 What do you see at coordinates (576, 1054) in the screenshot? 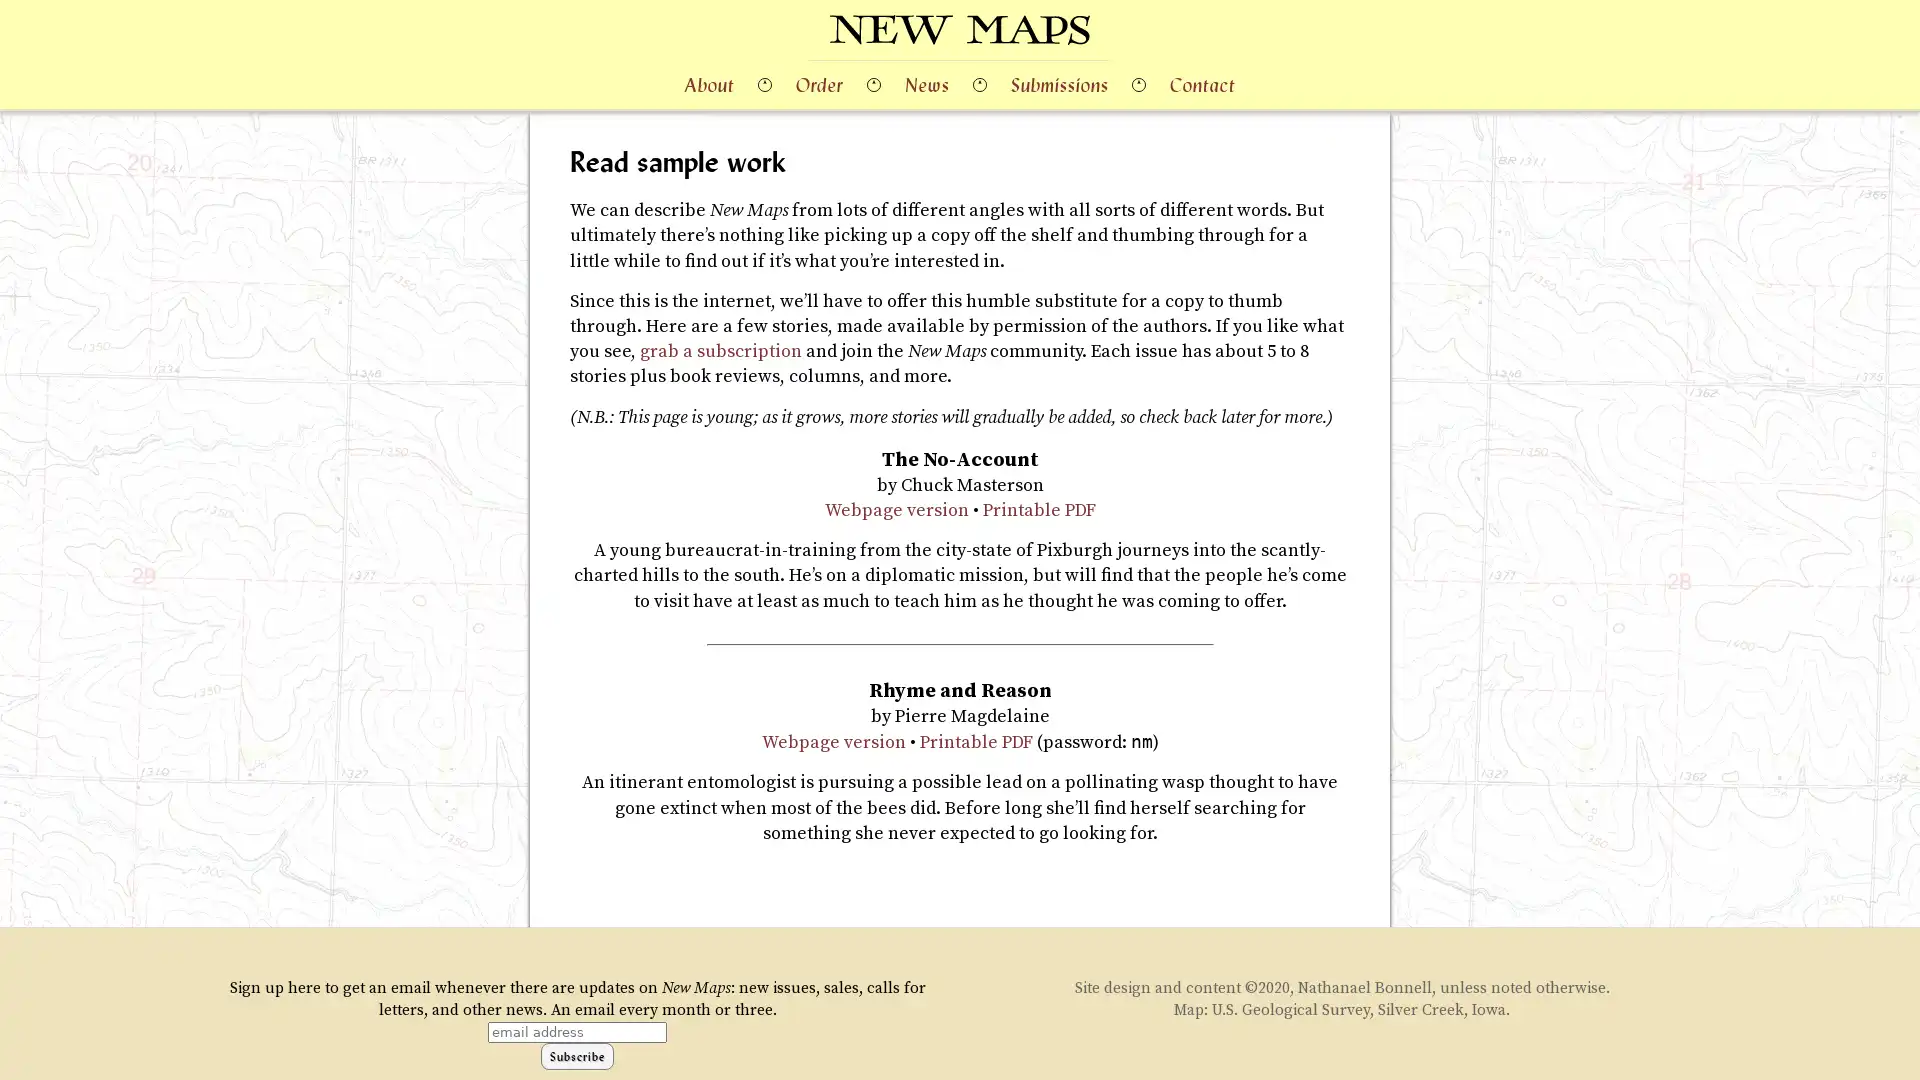
I see `Subscribe` at bounding box center [576, 1054].